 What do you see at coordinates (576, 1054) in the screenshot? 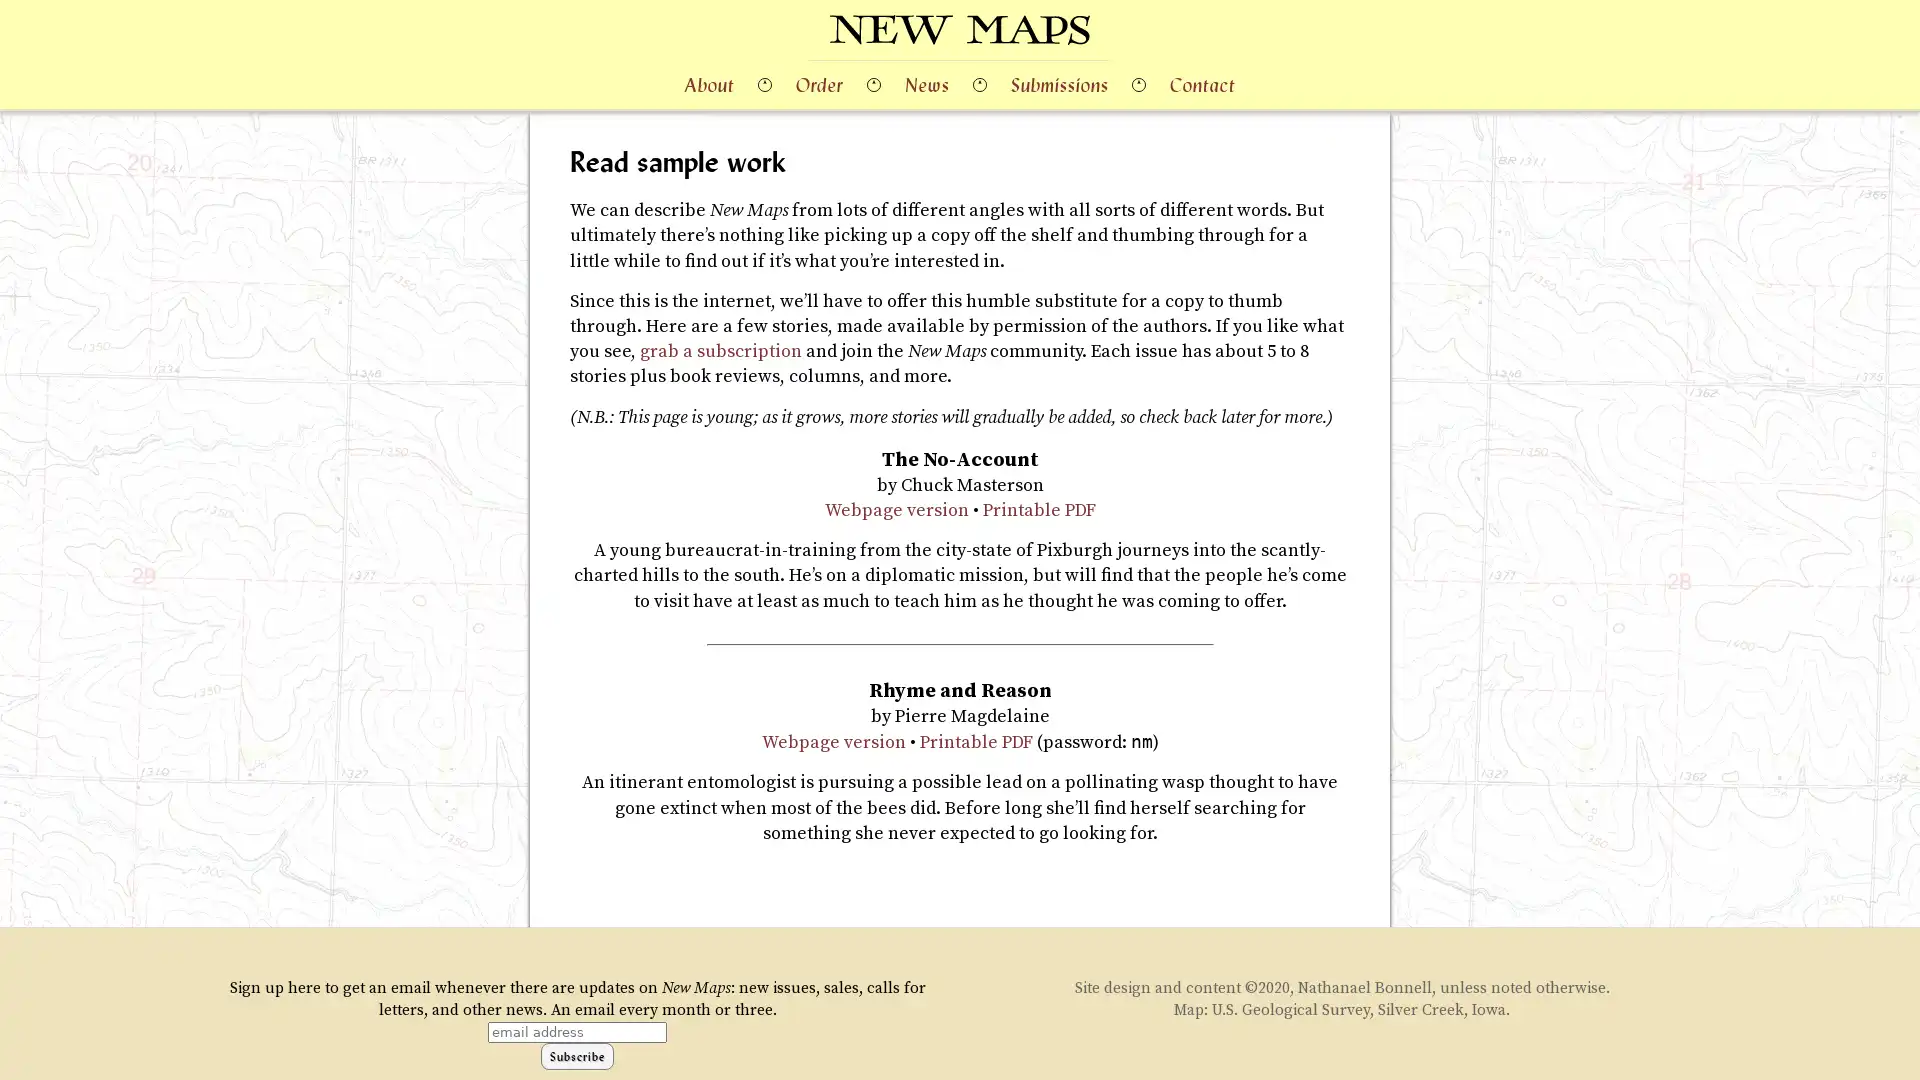
I see `Subscribe` at bounding box center [576, 1054].